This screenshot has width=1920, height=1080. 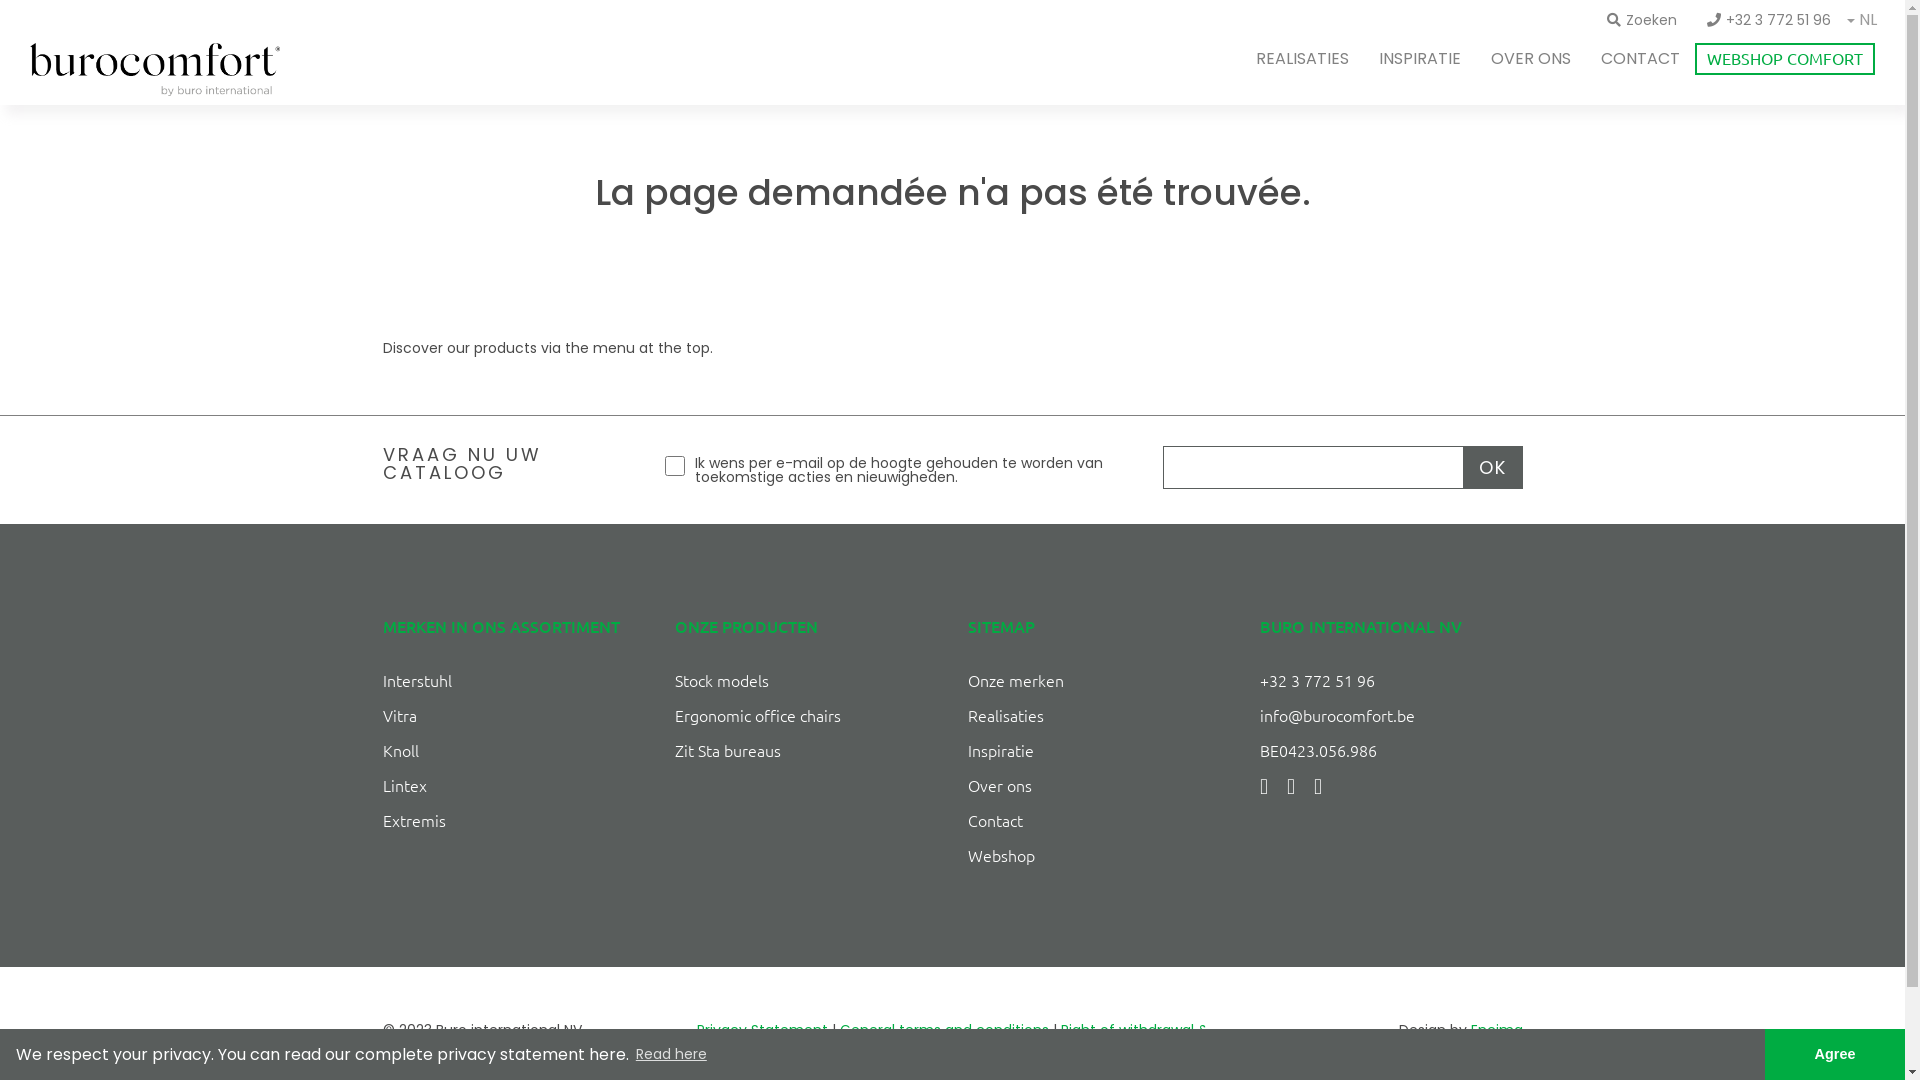 What do you see at coordinates (632, 1054) in the screenshot?
I see `'Read here'` at bounding box center [632, 1054].